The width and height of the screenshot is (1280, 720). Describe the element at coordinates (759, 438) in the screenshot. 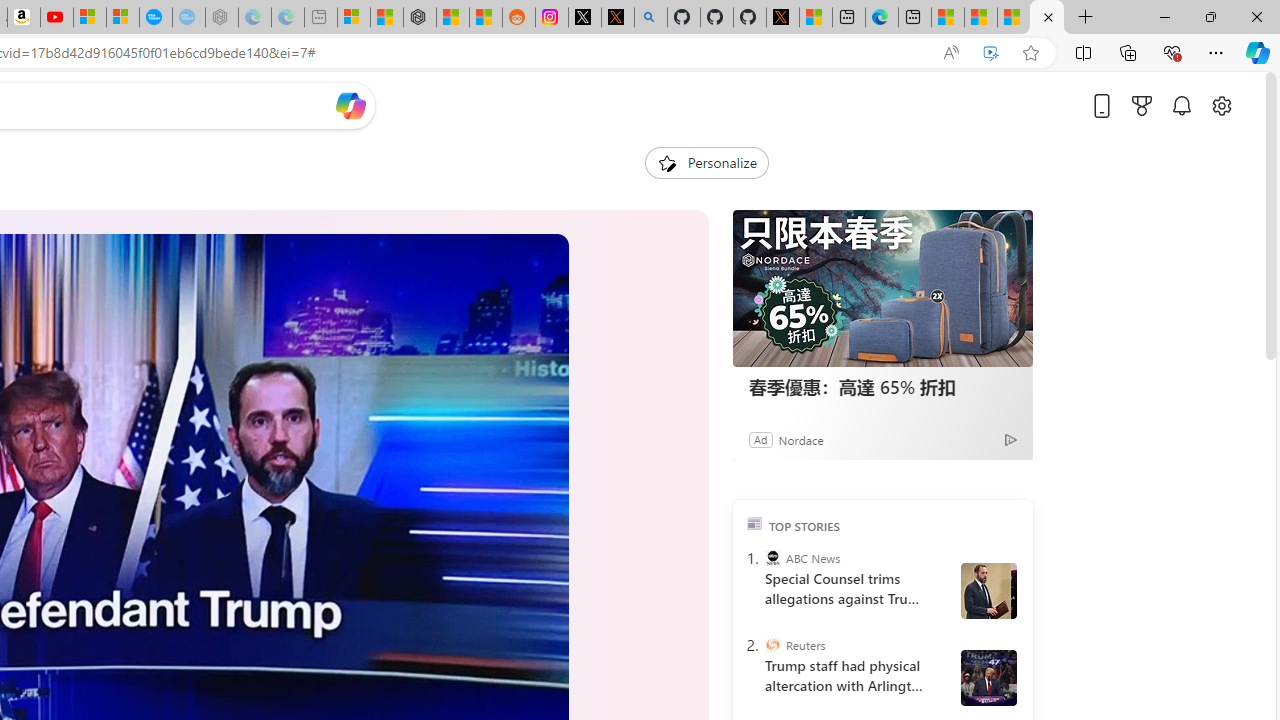

I see `'Ad'` at that location.